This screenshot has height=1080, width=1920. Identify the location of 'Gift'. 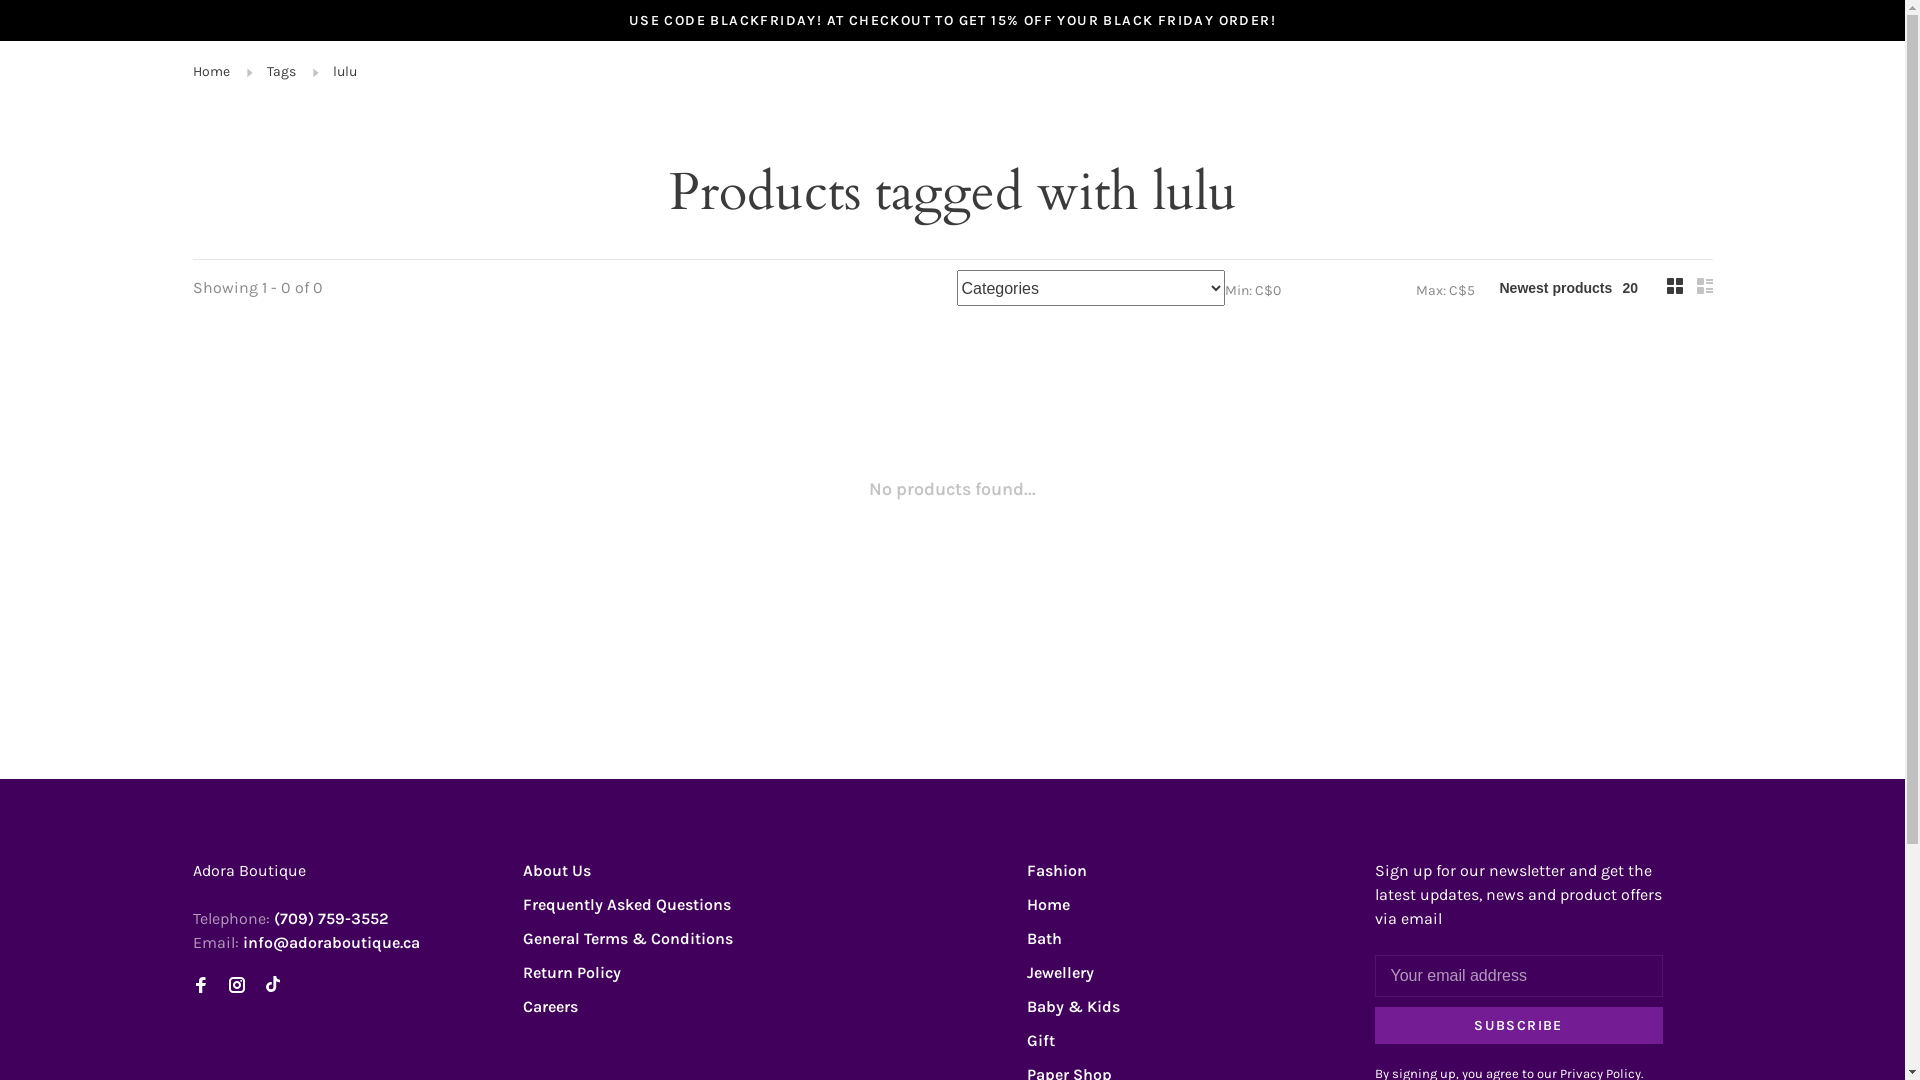
(1040, 1039).